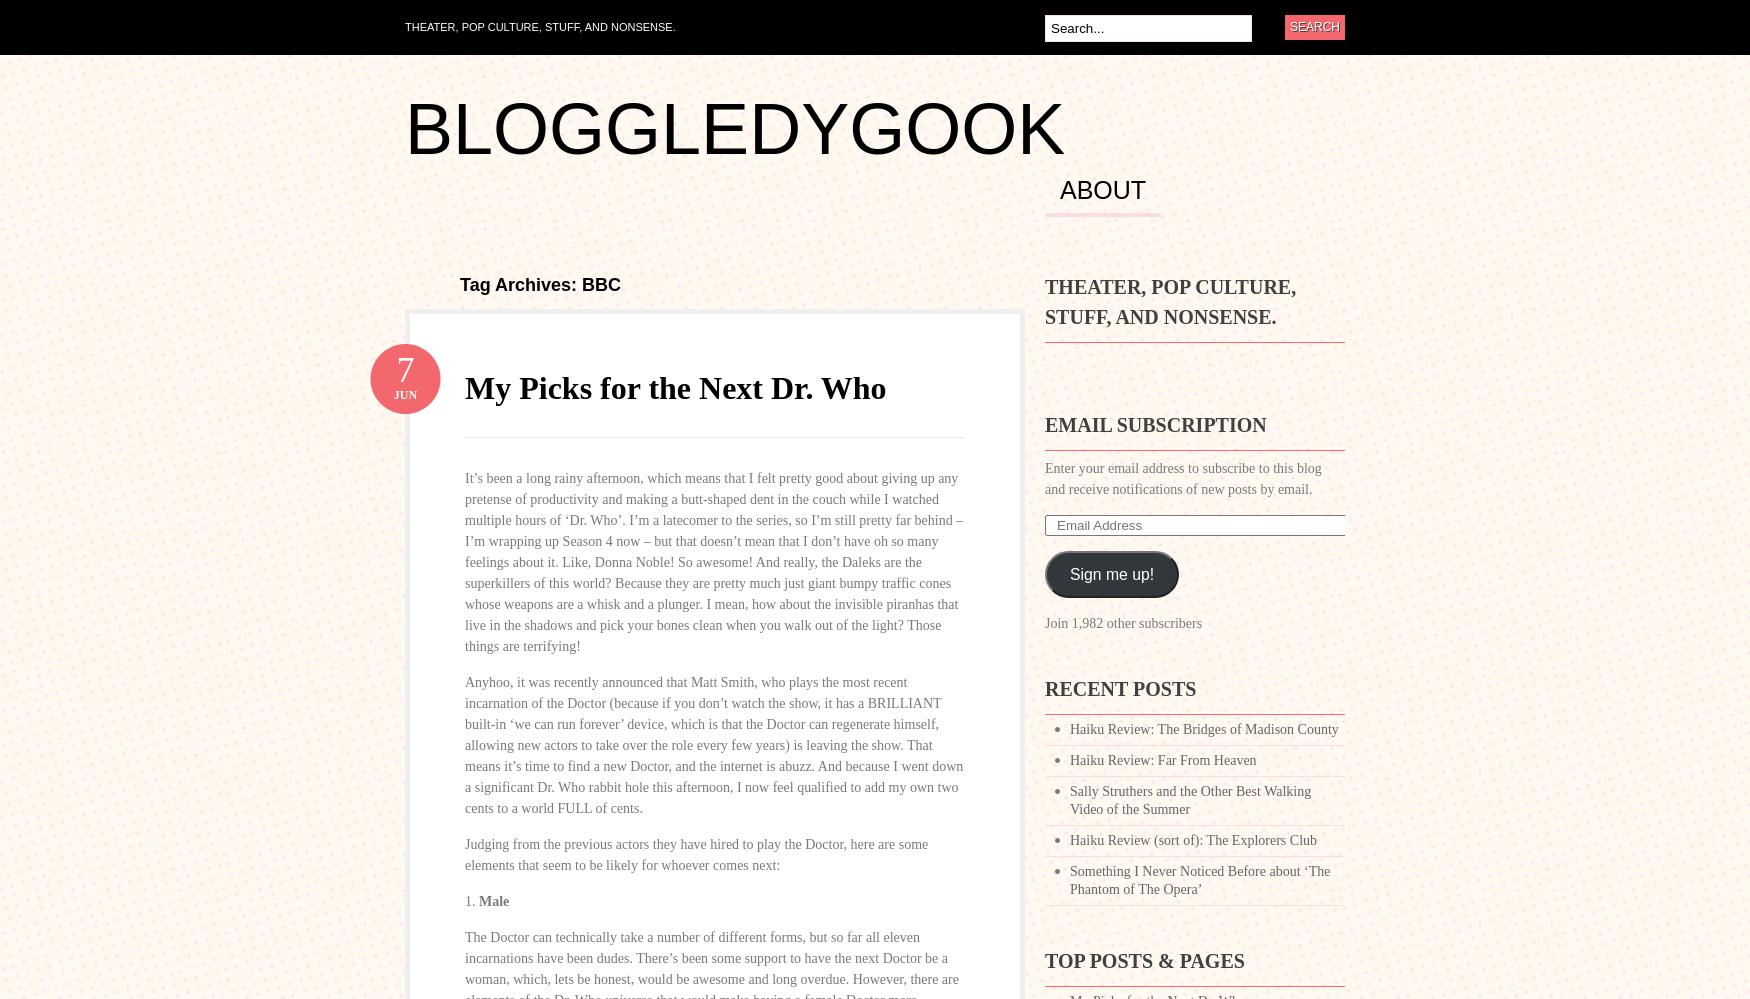  Describe the element at coordinates (1199, 879) in the screenshot. I see `'Something I Never Noticed Before about ‘The Phantom of The Opera’'` at that location.